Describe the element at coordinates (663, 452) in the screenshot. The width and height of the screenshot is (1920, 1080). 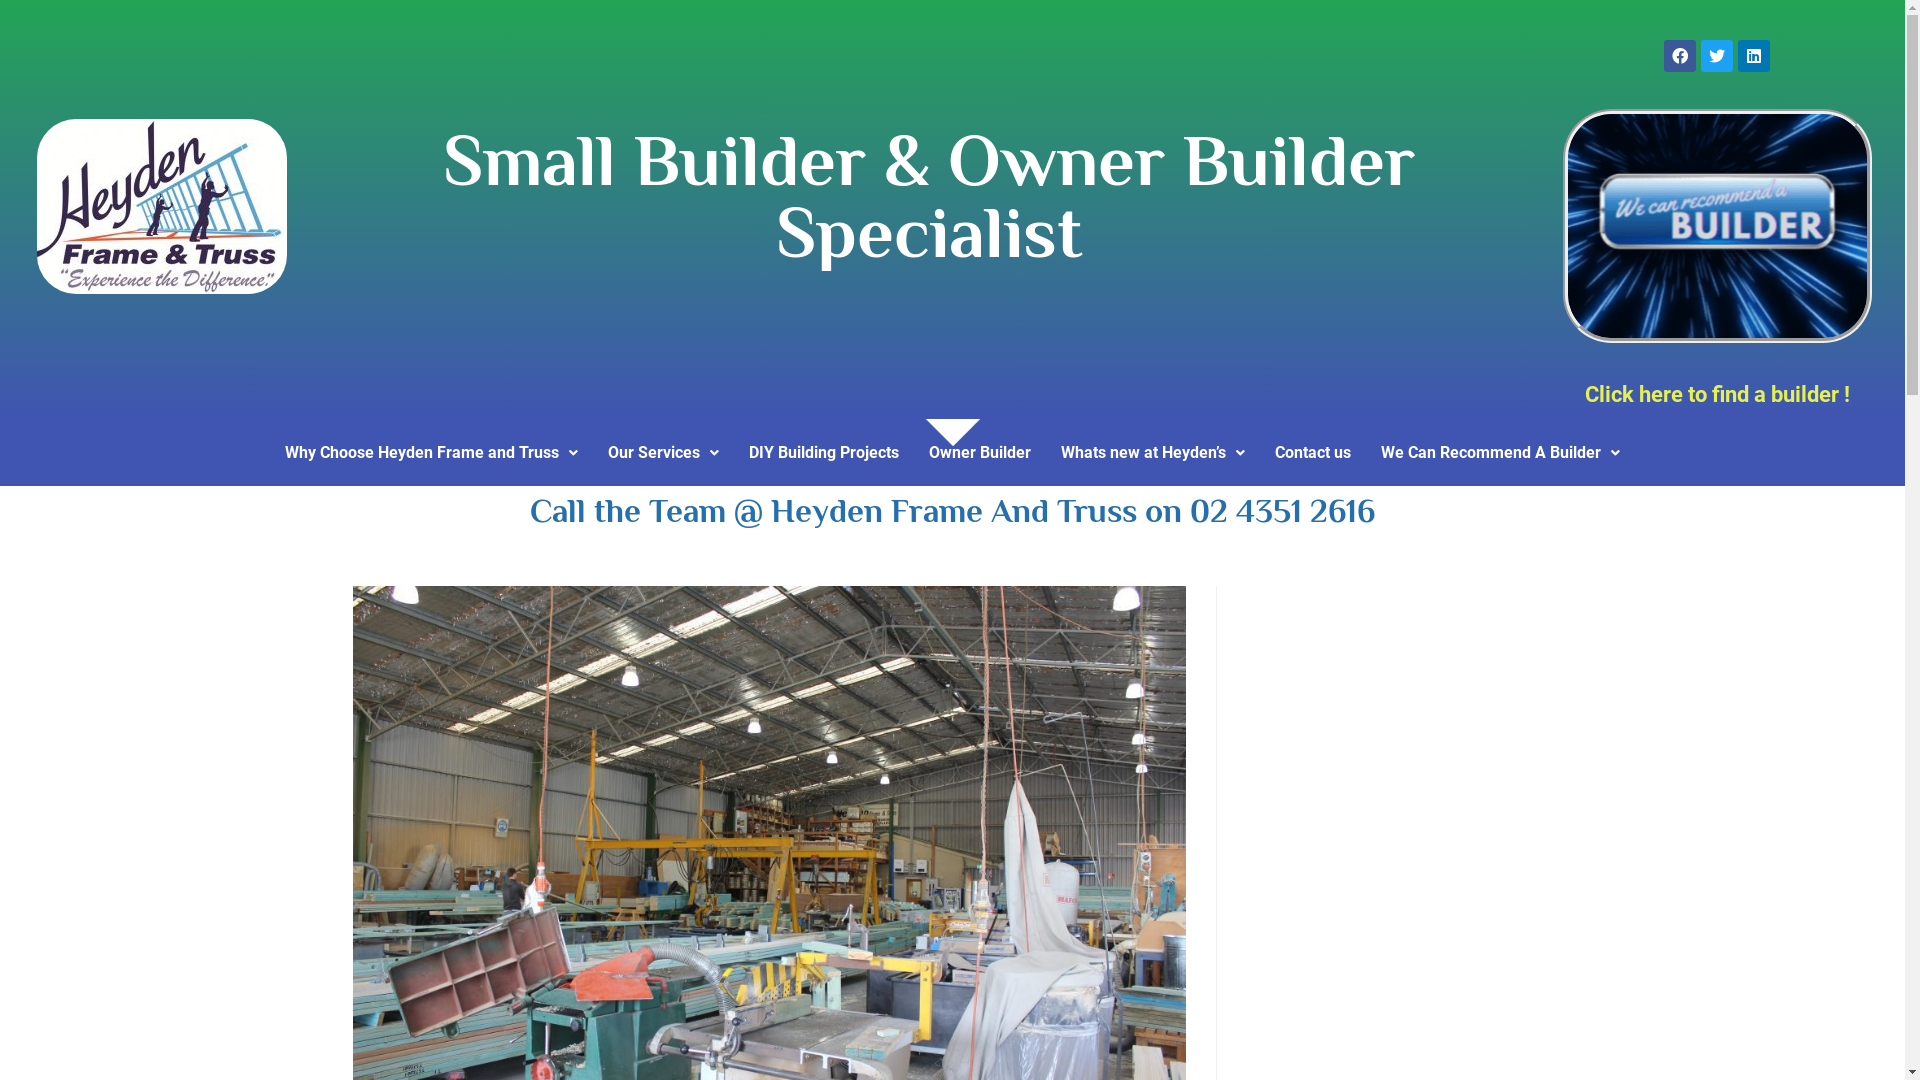
I see `'Our Services'` at that location.